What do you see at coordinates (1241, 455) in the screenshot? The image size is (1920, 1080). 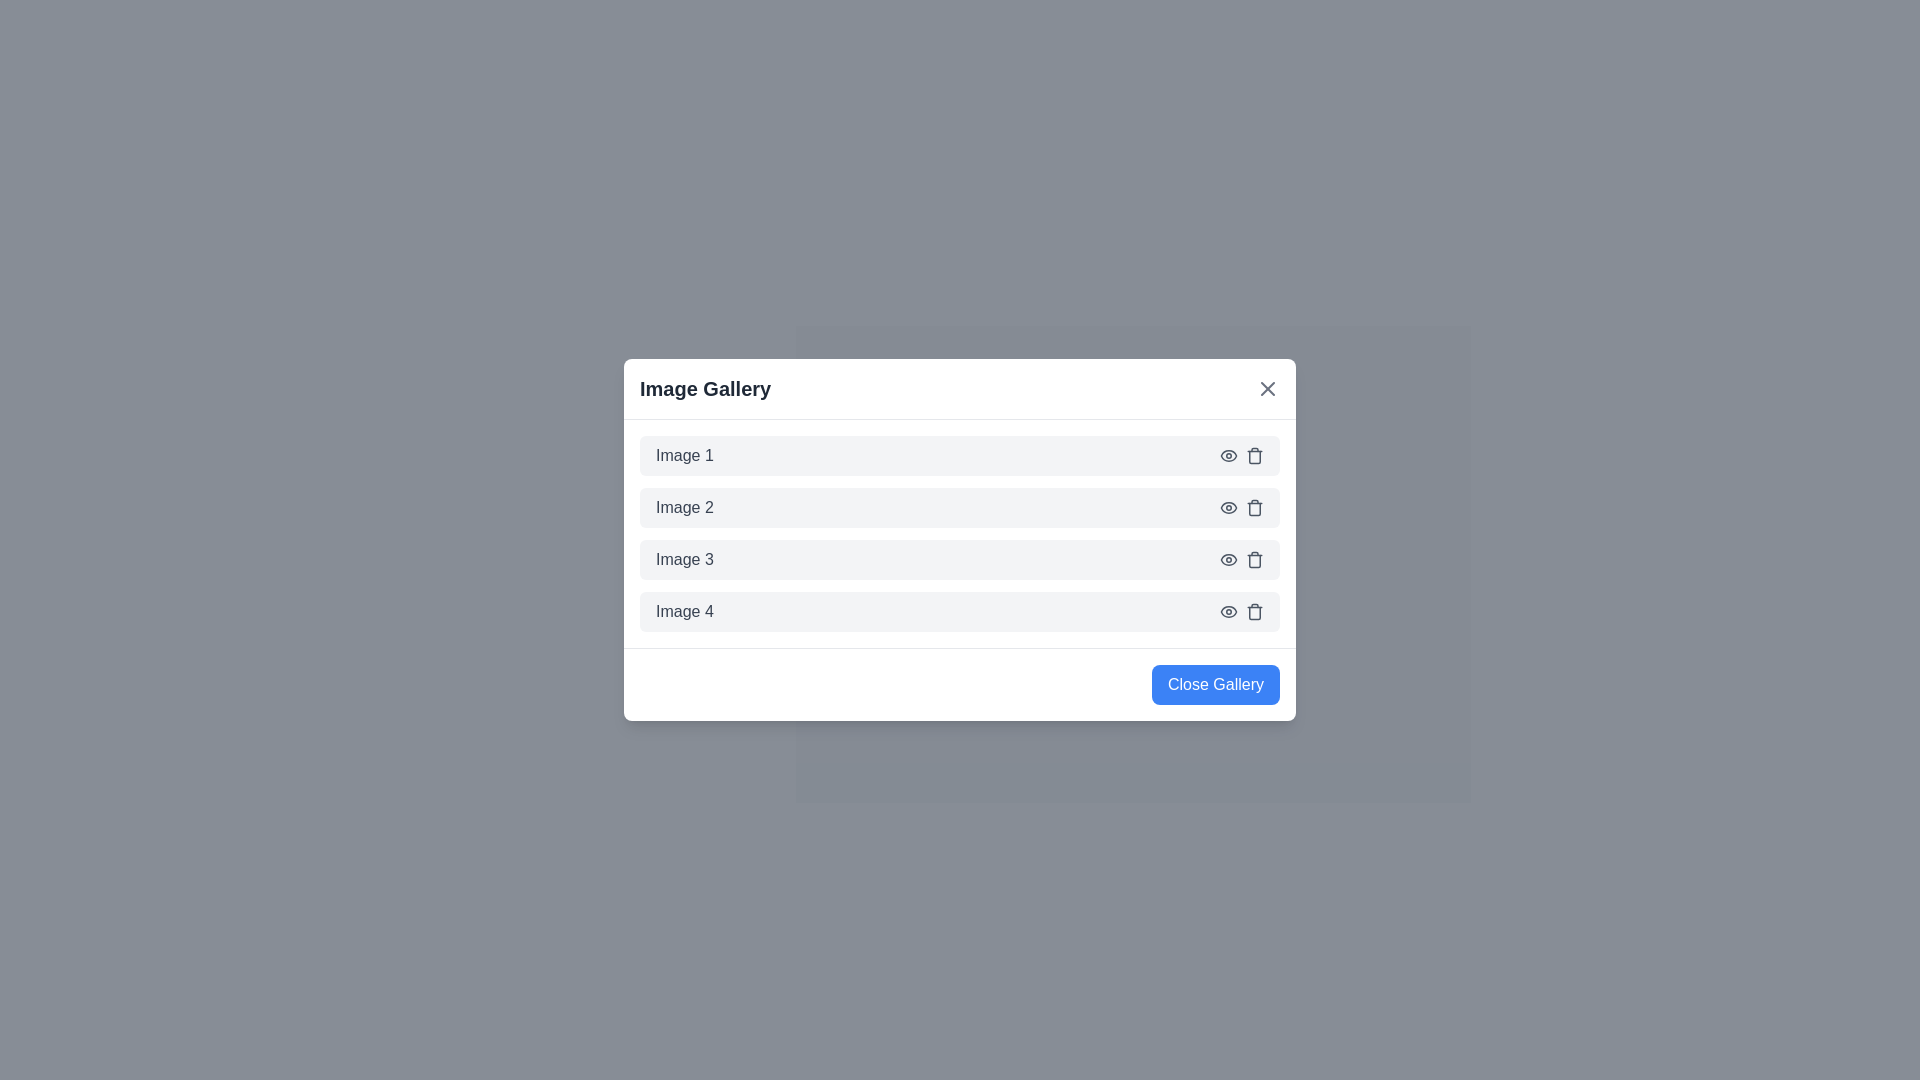 I see `the view icon in the action group for 'Image 1' located on the right side of the row within the 'Image Gallery'` at bounding box center [1241, 455].